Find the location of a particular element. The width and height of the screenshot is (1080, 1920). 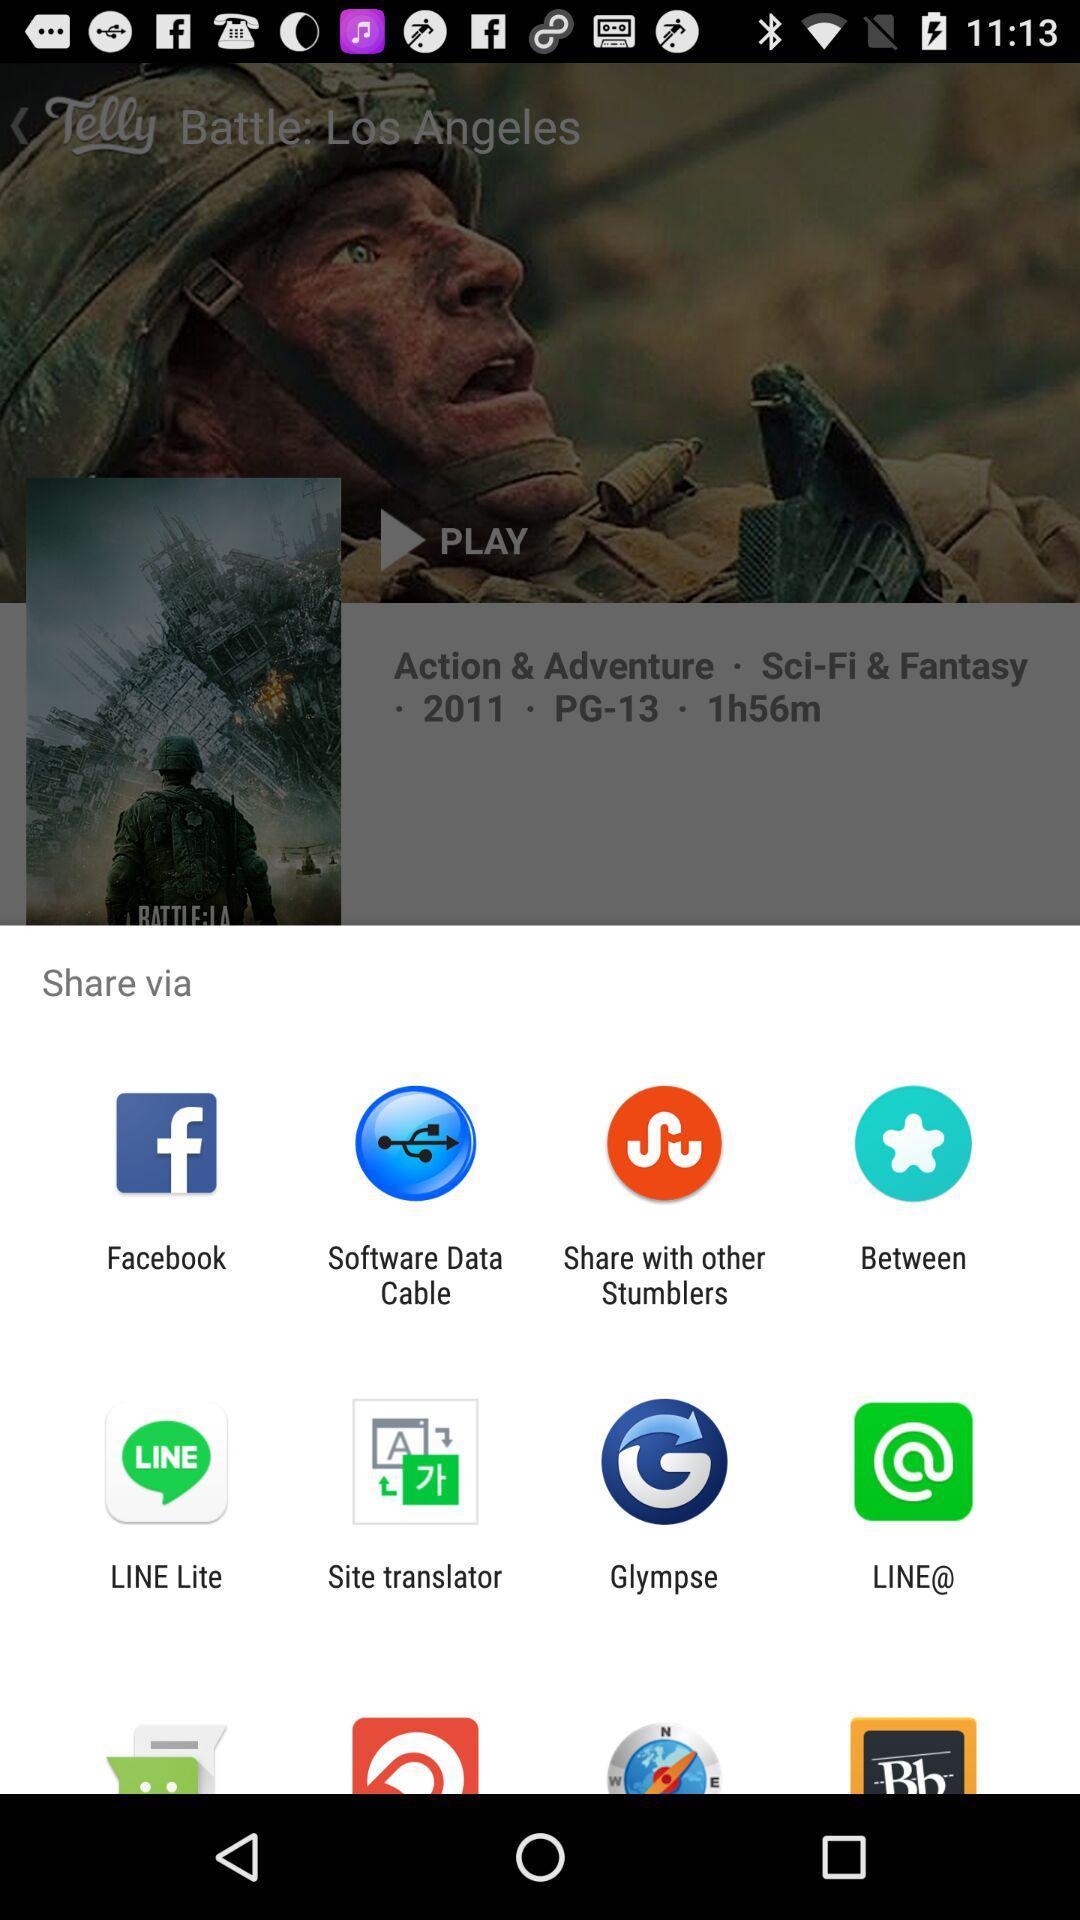

the item to the left of site translator is located at coordinates (165, 1592).